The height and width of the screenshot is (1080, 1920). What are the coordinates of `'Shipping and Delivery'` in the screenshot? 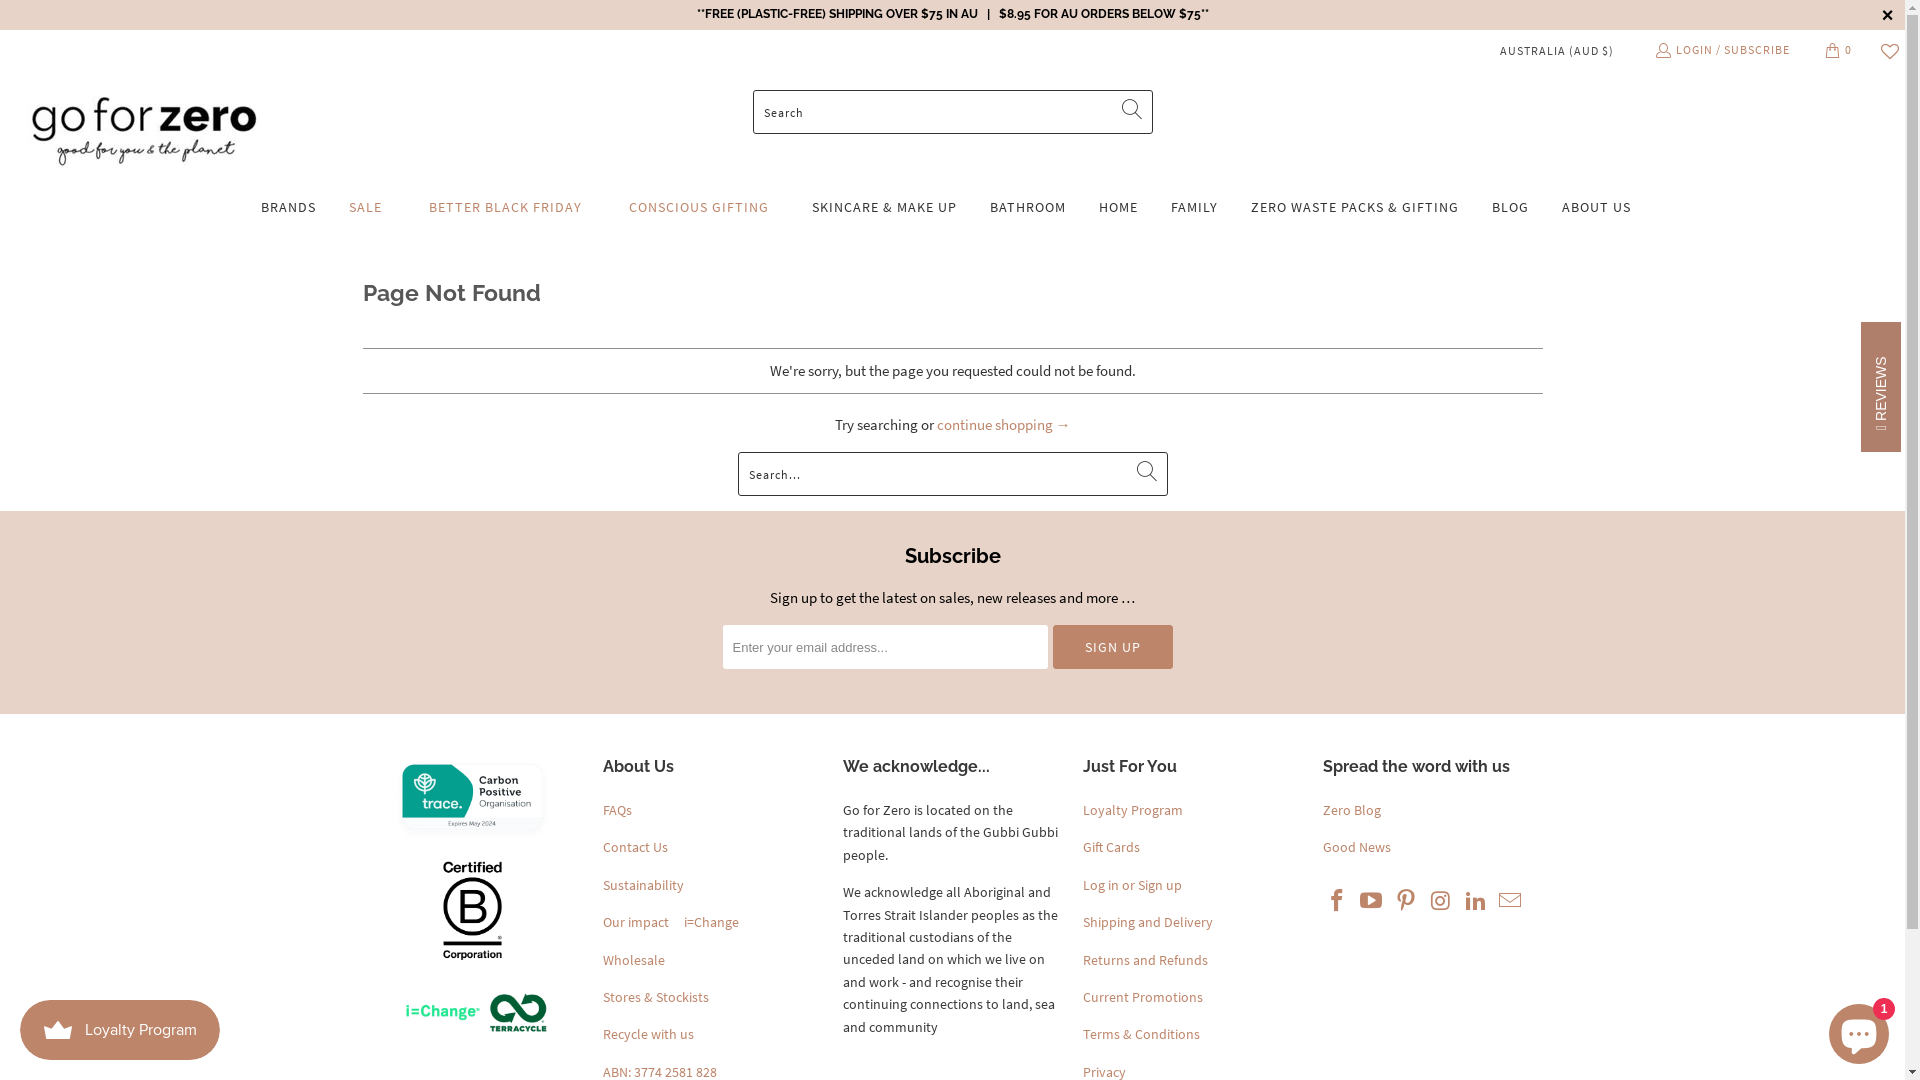 It's located at (1147, 921).